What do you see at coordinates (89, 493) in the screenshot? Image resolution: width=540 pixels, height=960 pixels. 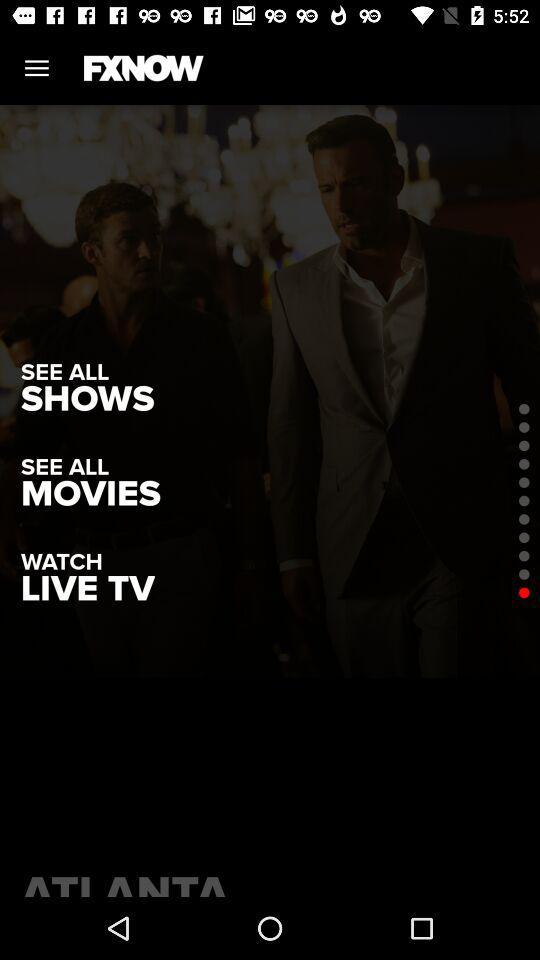 I see `the movies` at bounding box center [89, 493].